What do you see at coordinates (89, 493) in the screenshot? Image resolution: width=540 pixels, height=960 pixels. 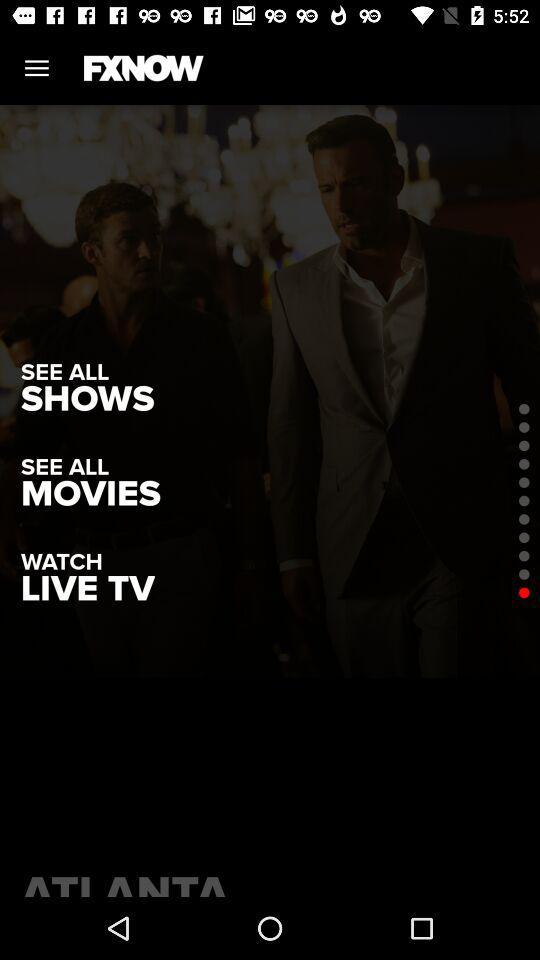 I see `the movies` at bounding box center [89, 493].